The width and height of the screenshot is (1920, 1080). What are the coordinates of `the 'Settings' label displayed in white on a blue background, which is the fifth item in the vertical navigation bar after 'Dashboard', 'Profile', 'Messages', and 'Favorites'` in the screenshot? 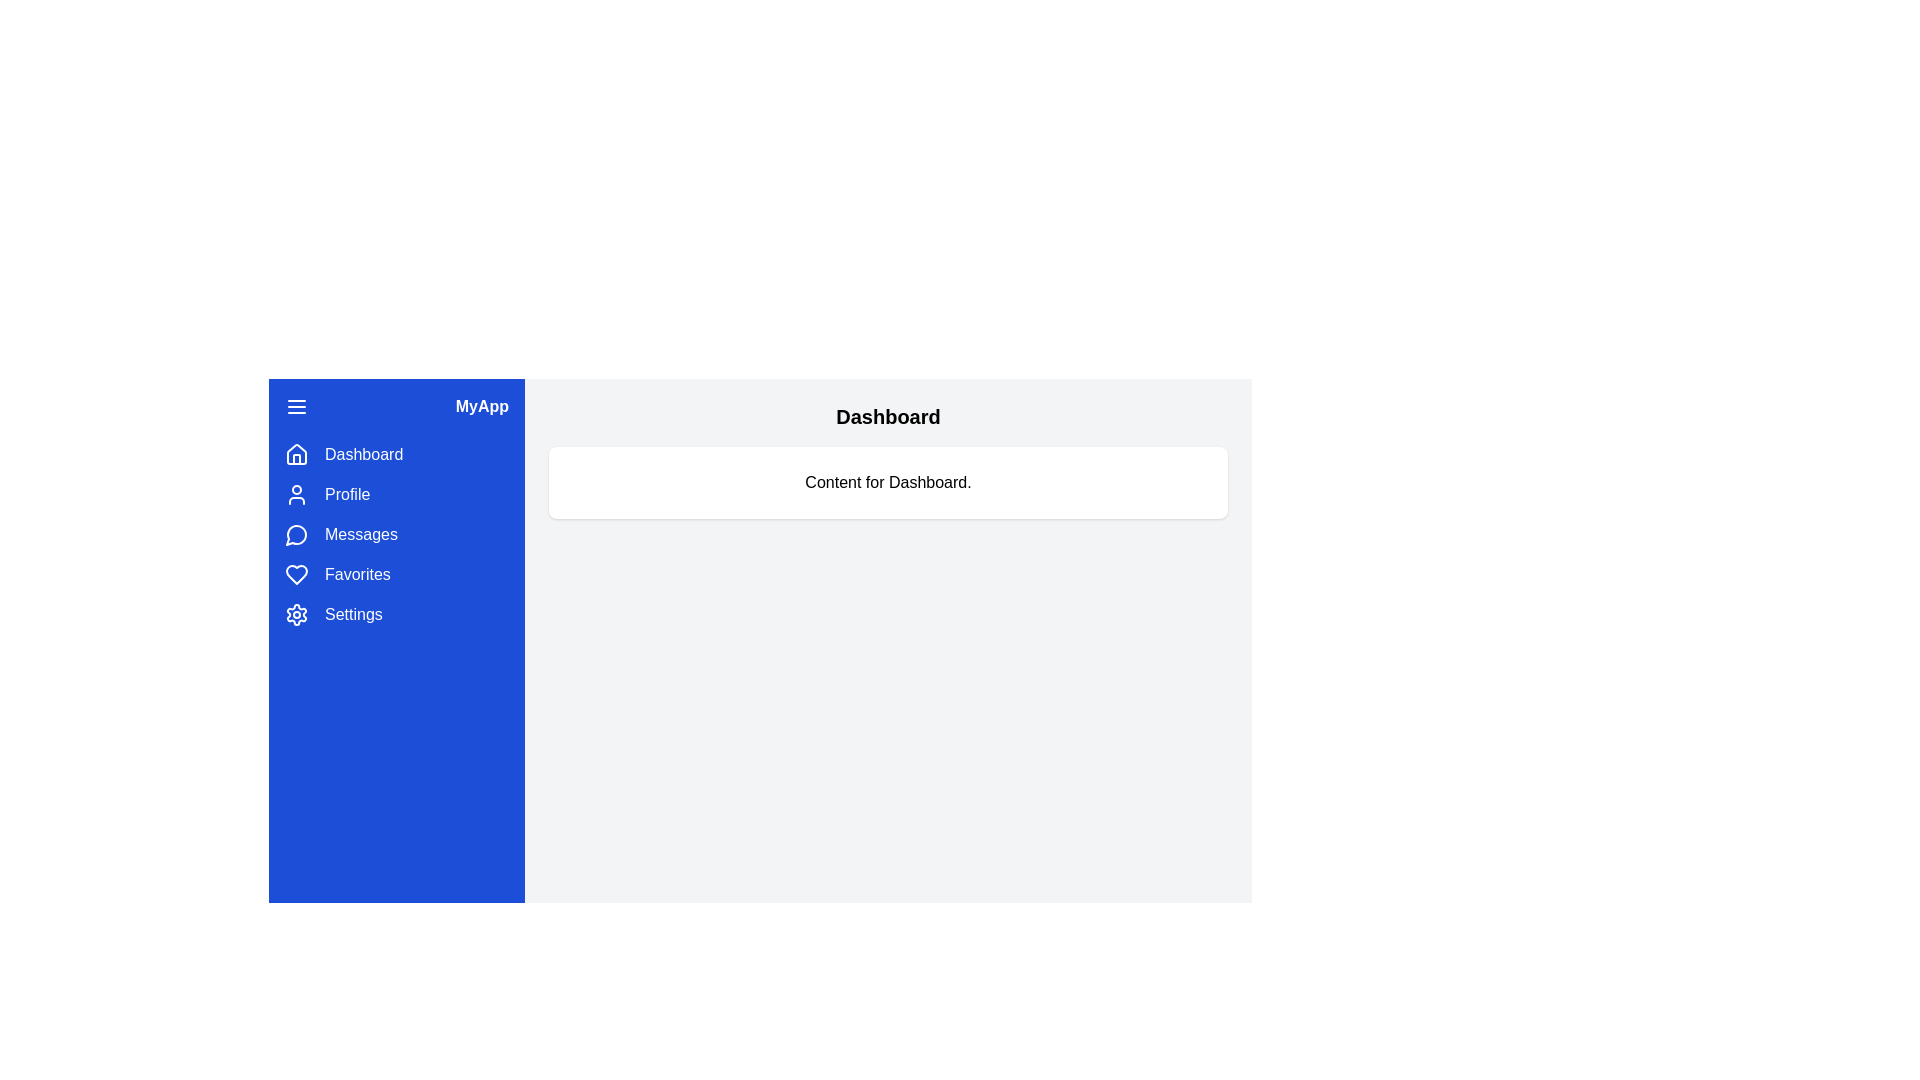 It's located at (353, 613).